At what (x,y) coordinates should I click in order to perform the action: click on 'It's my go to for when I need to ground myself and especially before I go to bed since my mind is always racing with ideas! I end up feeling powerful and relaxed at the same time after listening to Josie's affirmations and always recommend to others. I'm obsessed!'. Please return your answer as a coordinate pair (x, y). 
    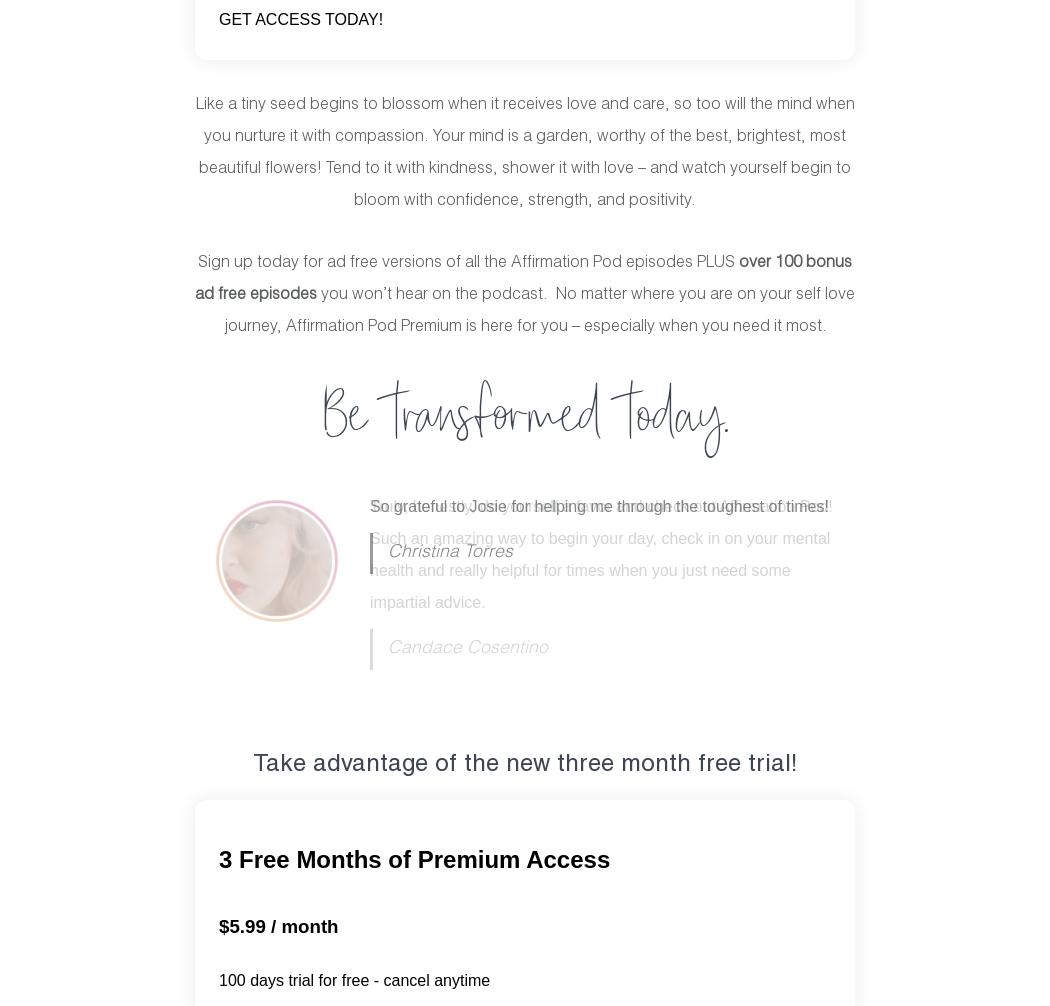
    Looking at the image, I should click on (598, 569).